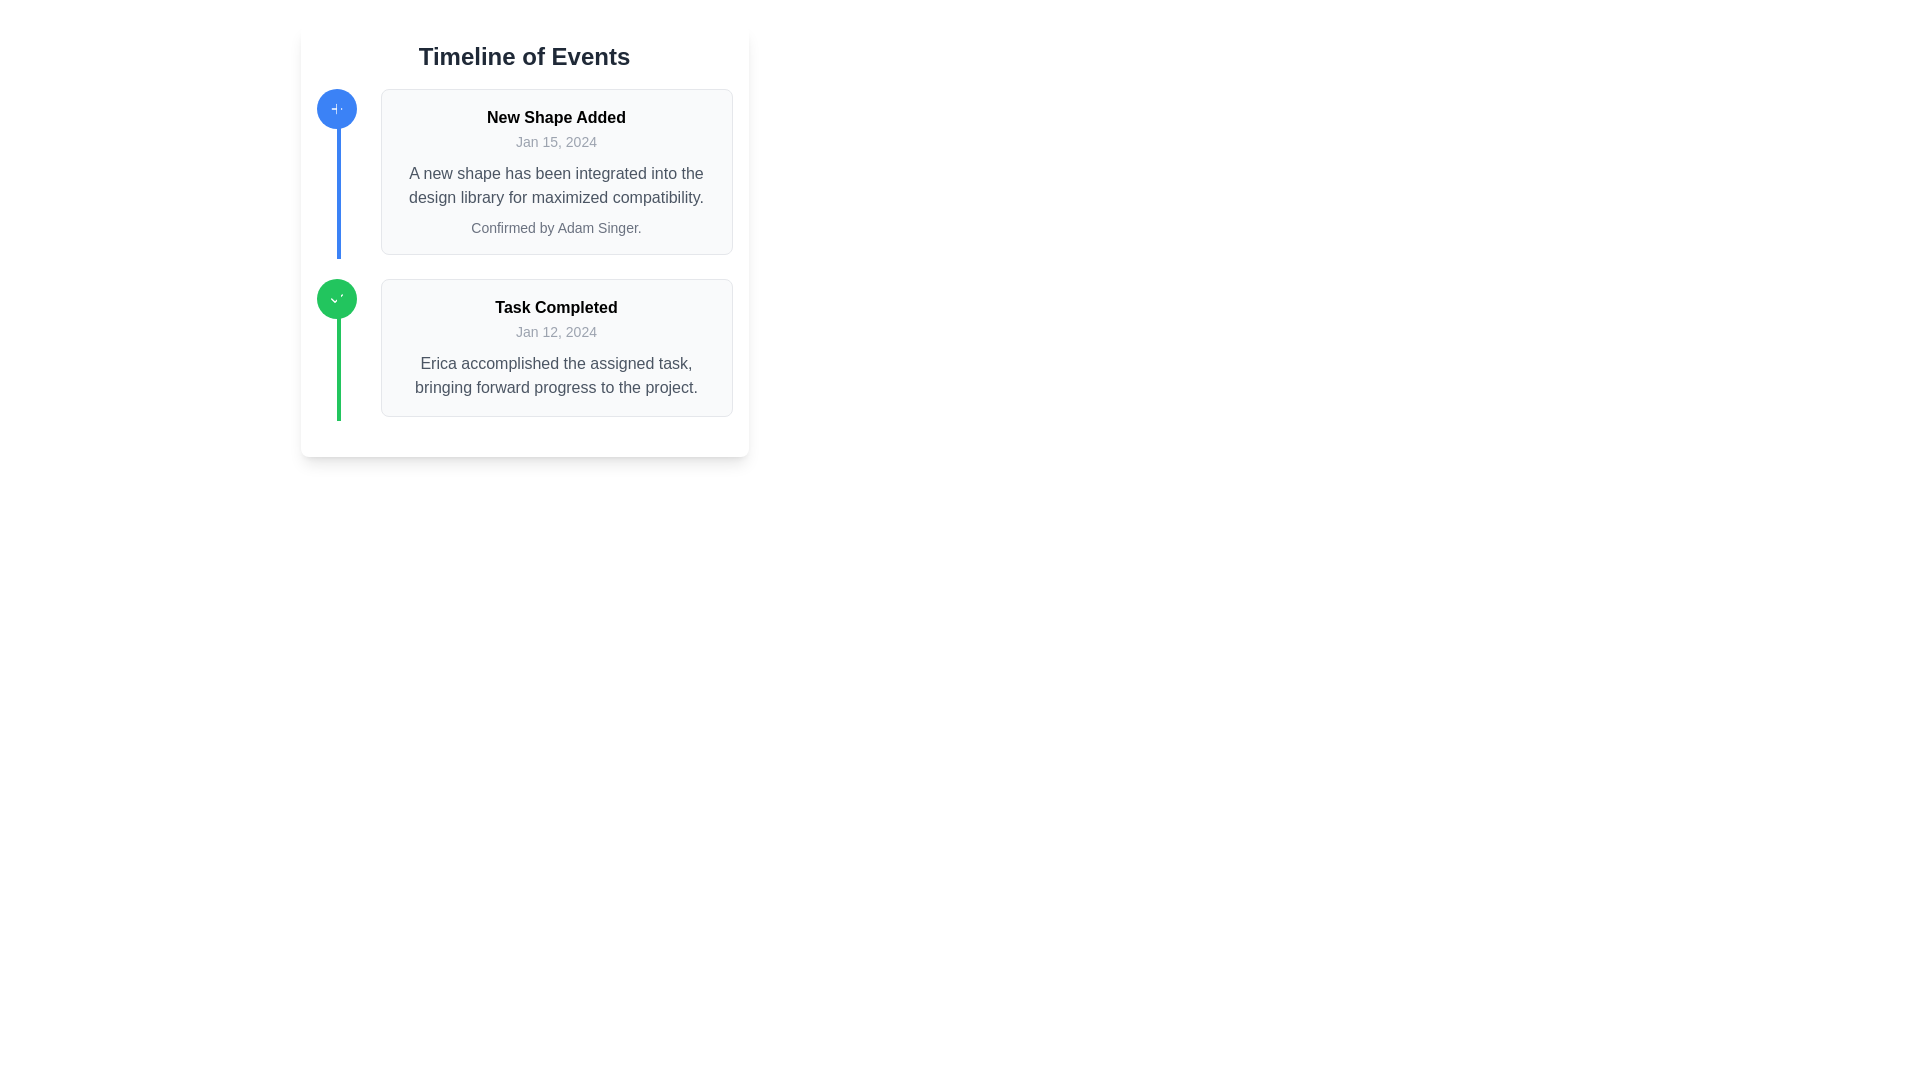  Describe the element at coordinates (556, 226) in the screenshot. I see `informational text block confirming an action by 'Adam Singer', located at the bottom of the 'New Shape Added' card` at that location.